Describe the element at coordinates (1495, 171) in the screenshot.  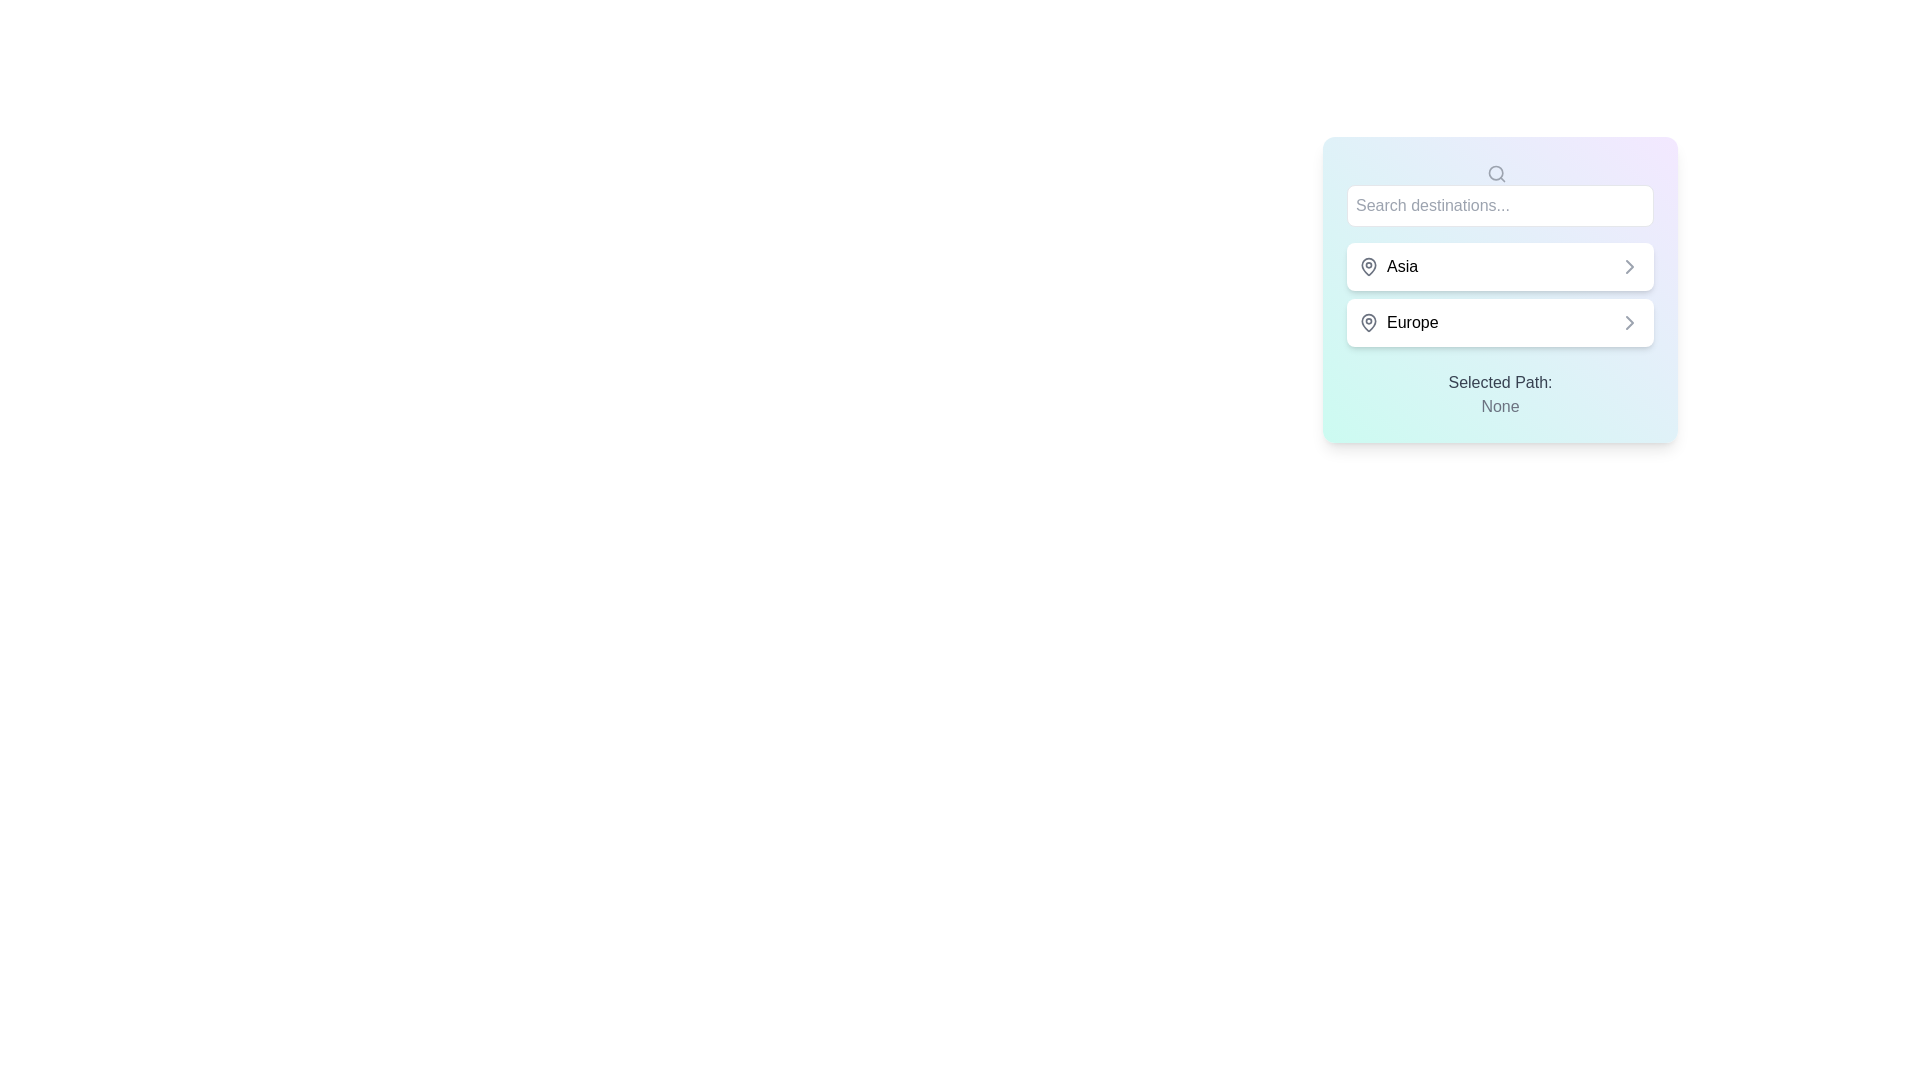
I see `the circular component styled to resemble part of a magnifying glass icon within the search bar area` at that location.